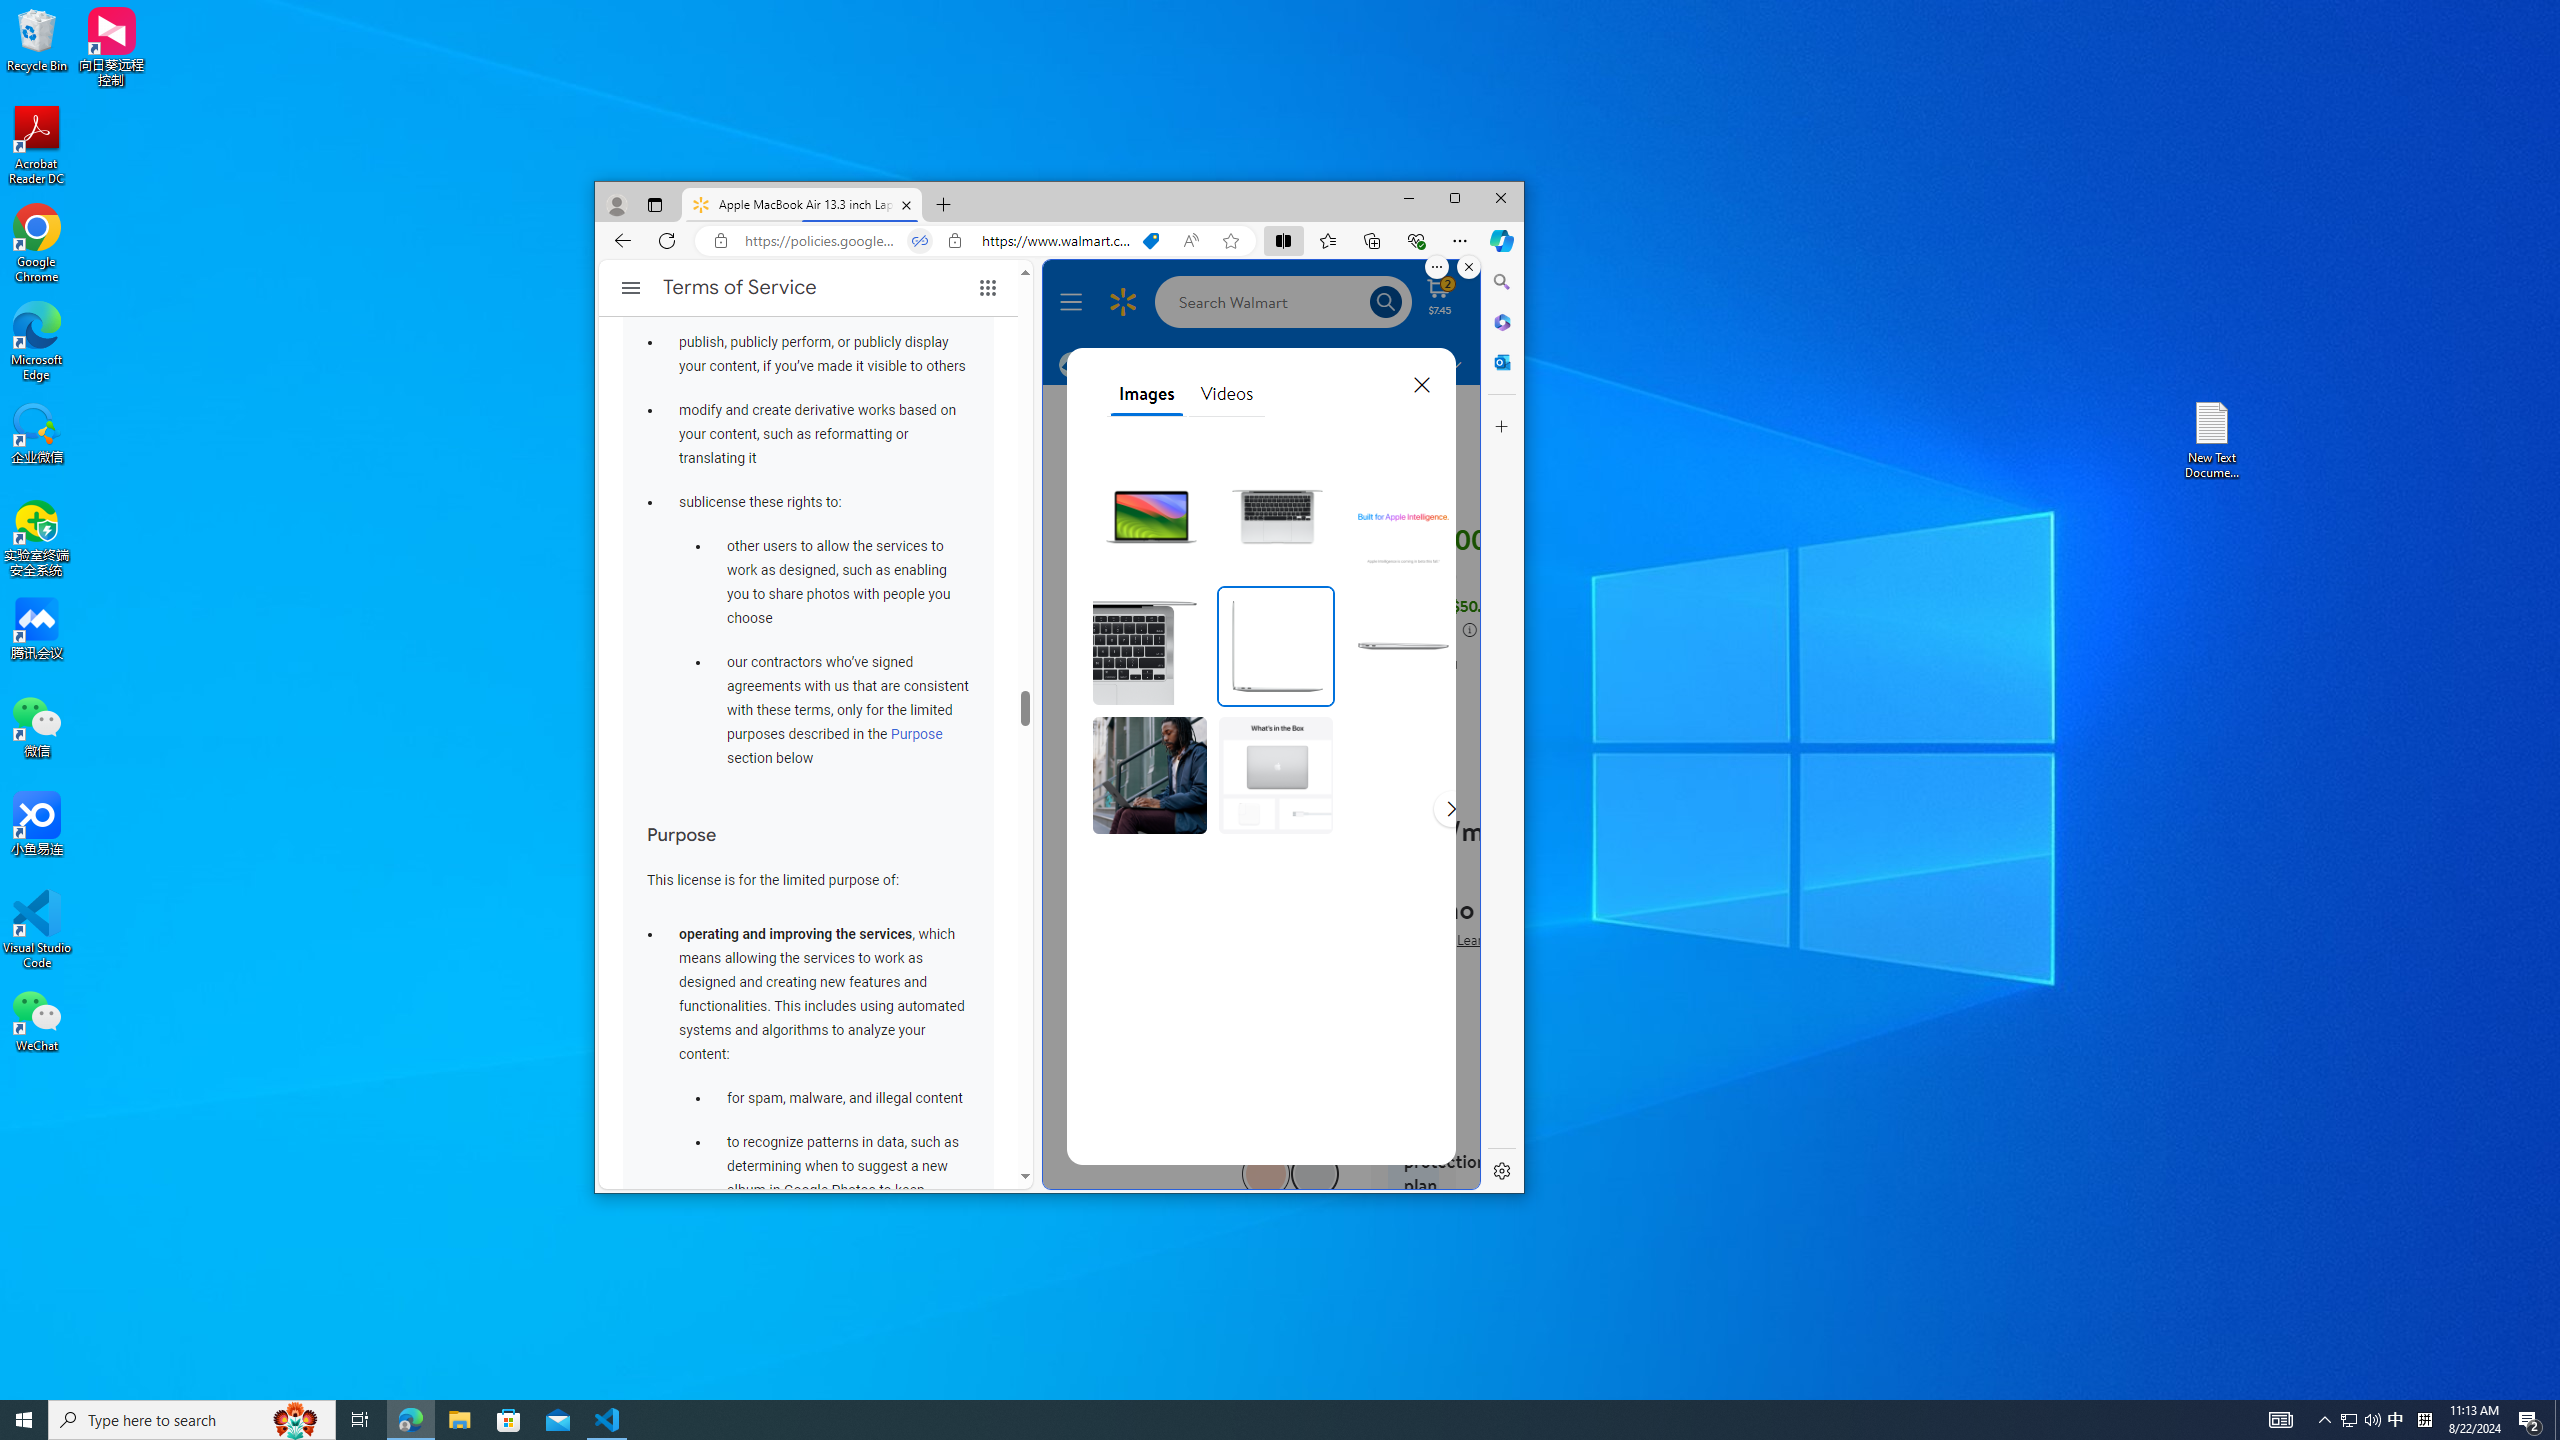  I want to click on 'Tabs in split screen', so click(918, 240).